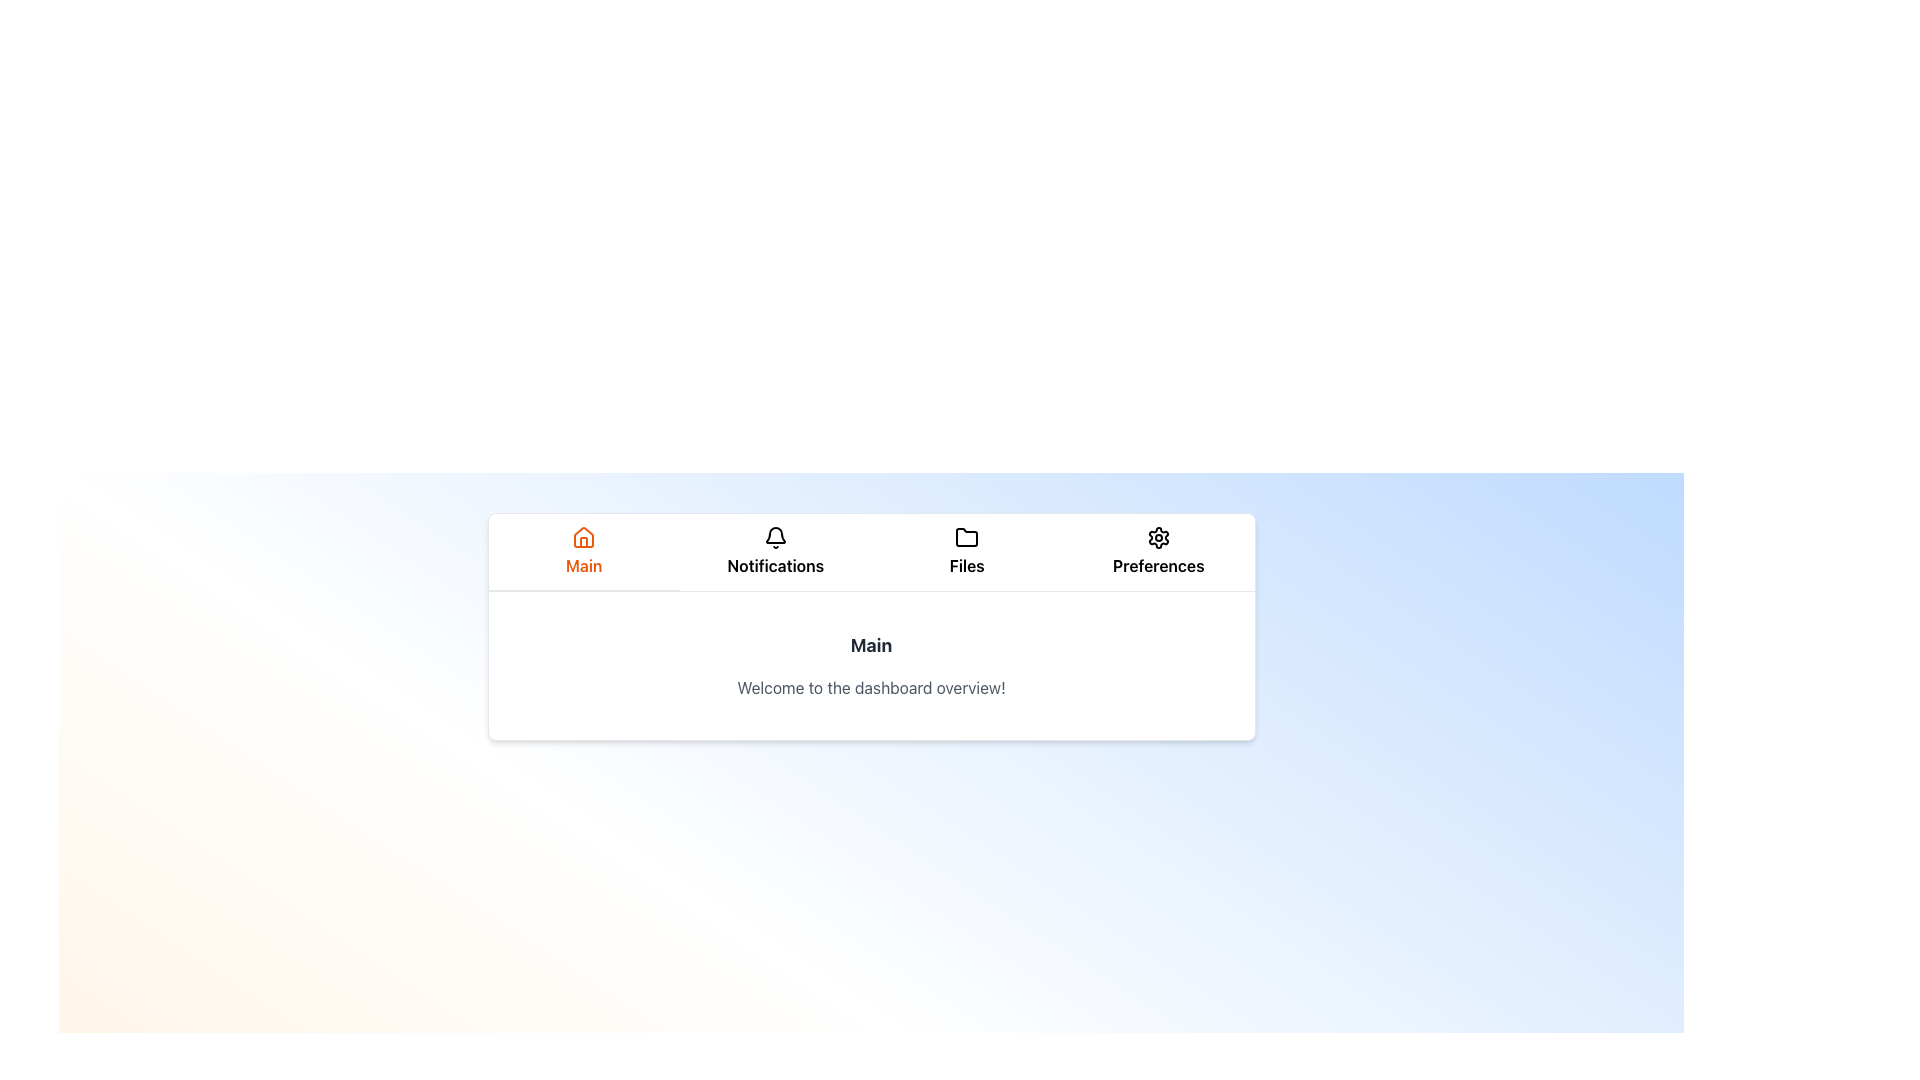 This screenshot has width=1920, height=1080. I want to click on the 'Files' icon in the navigation bar, so click(967, 536).